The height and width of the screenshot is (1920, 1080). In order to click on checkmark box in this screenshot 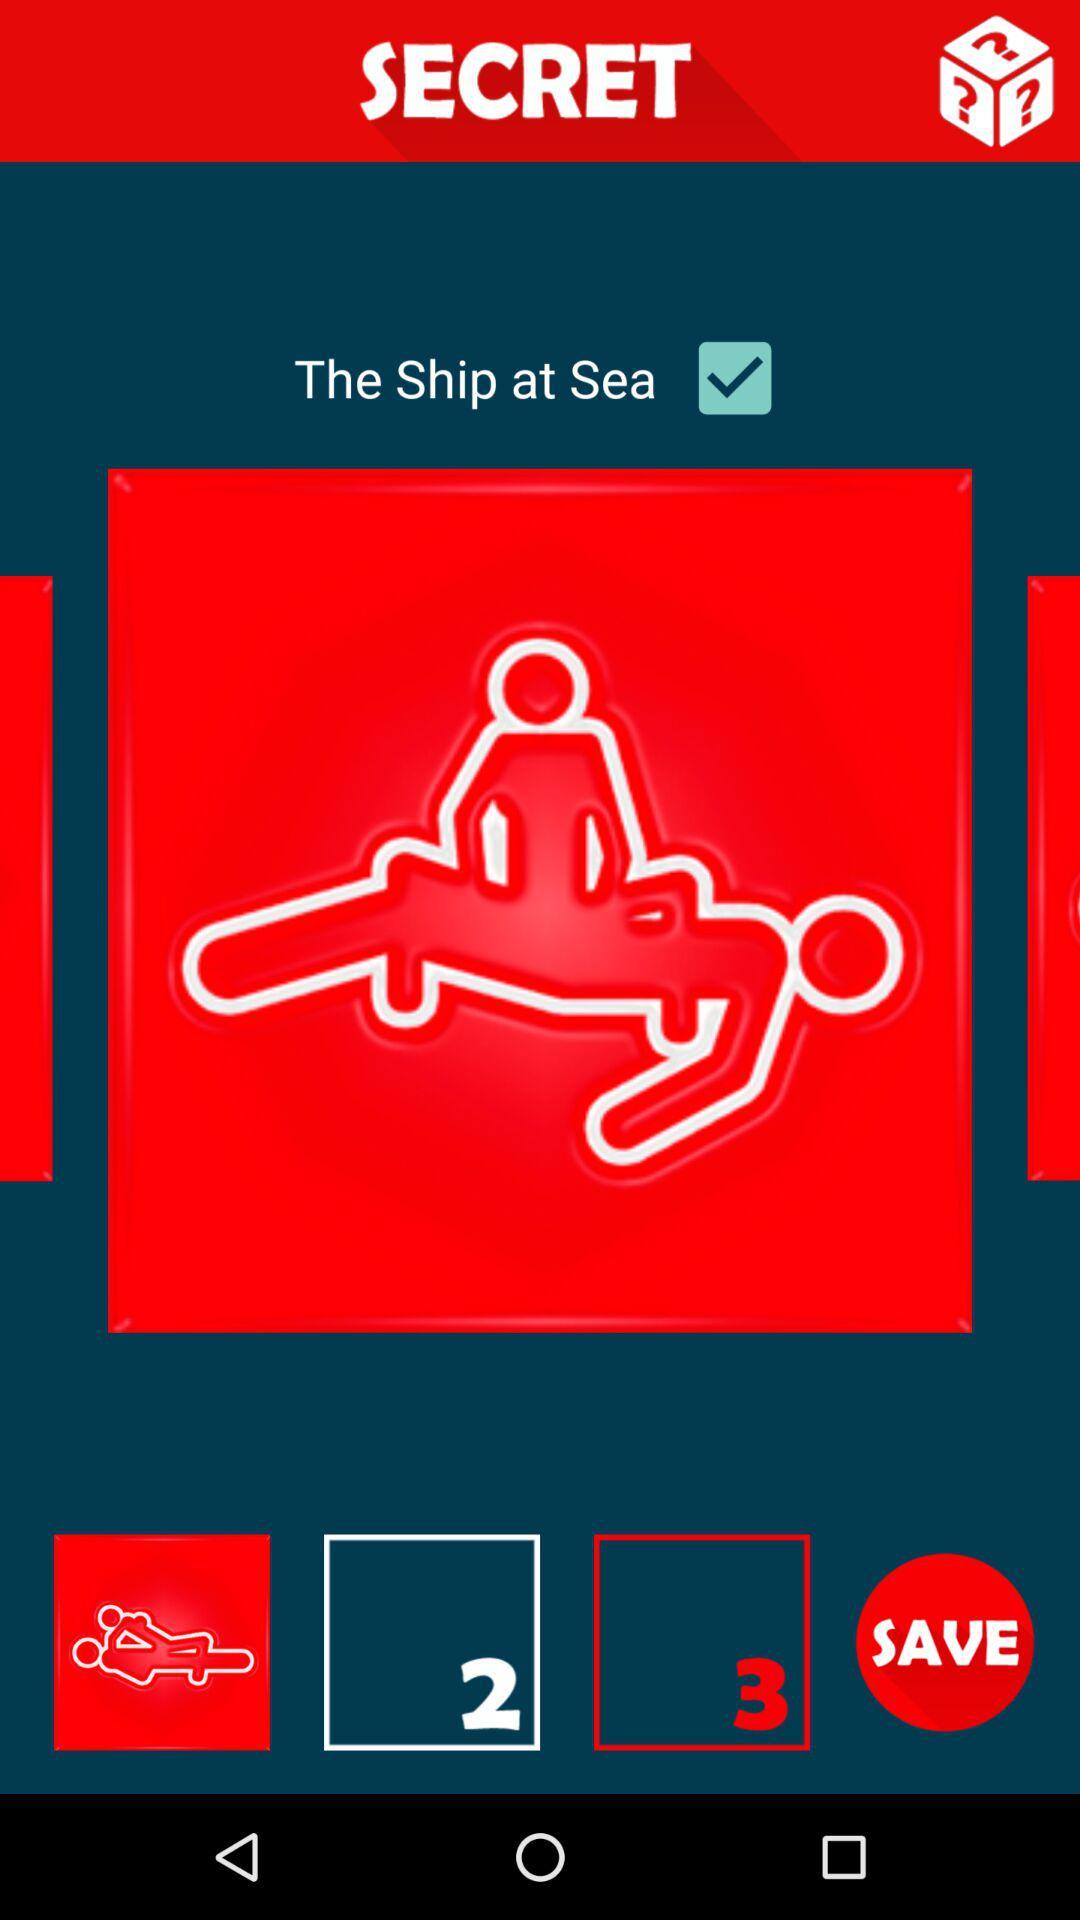, I will do `click(735, 378)`.